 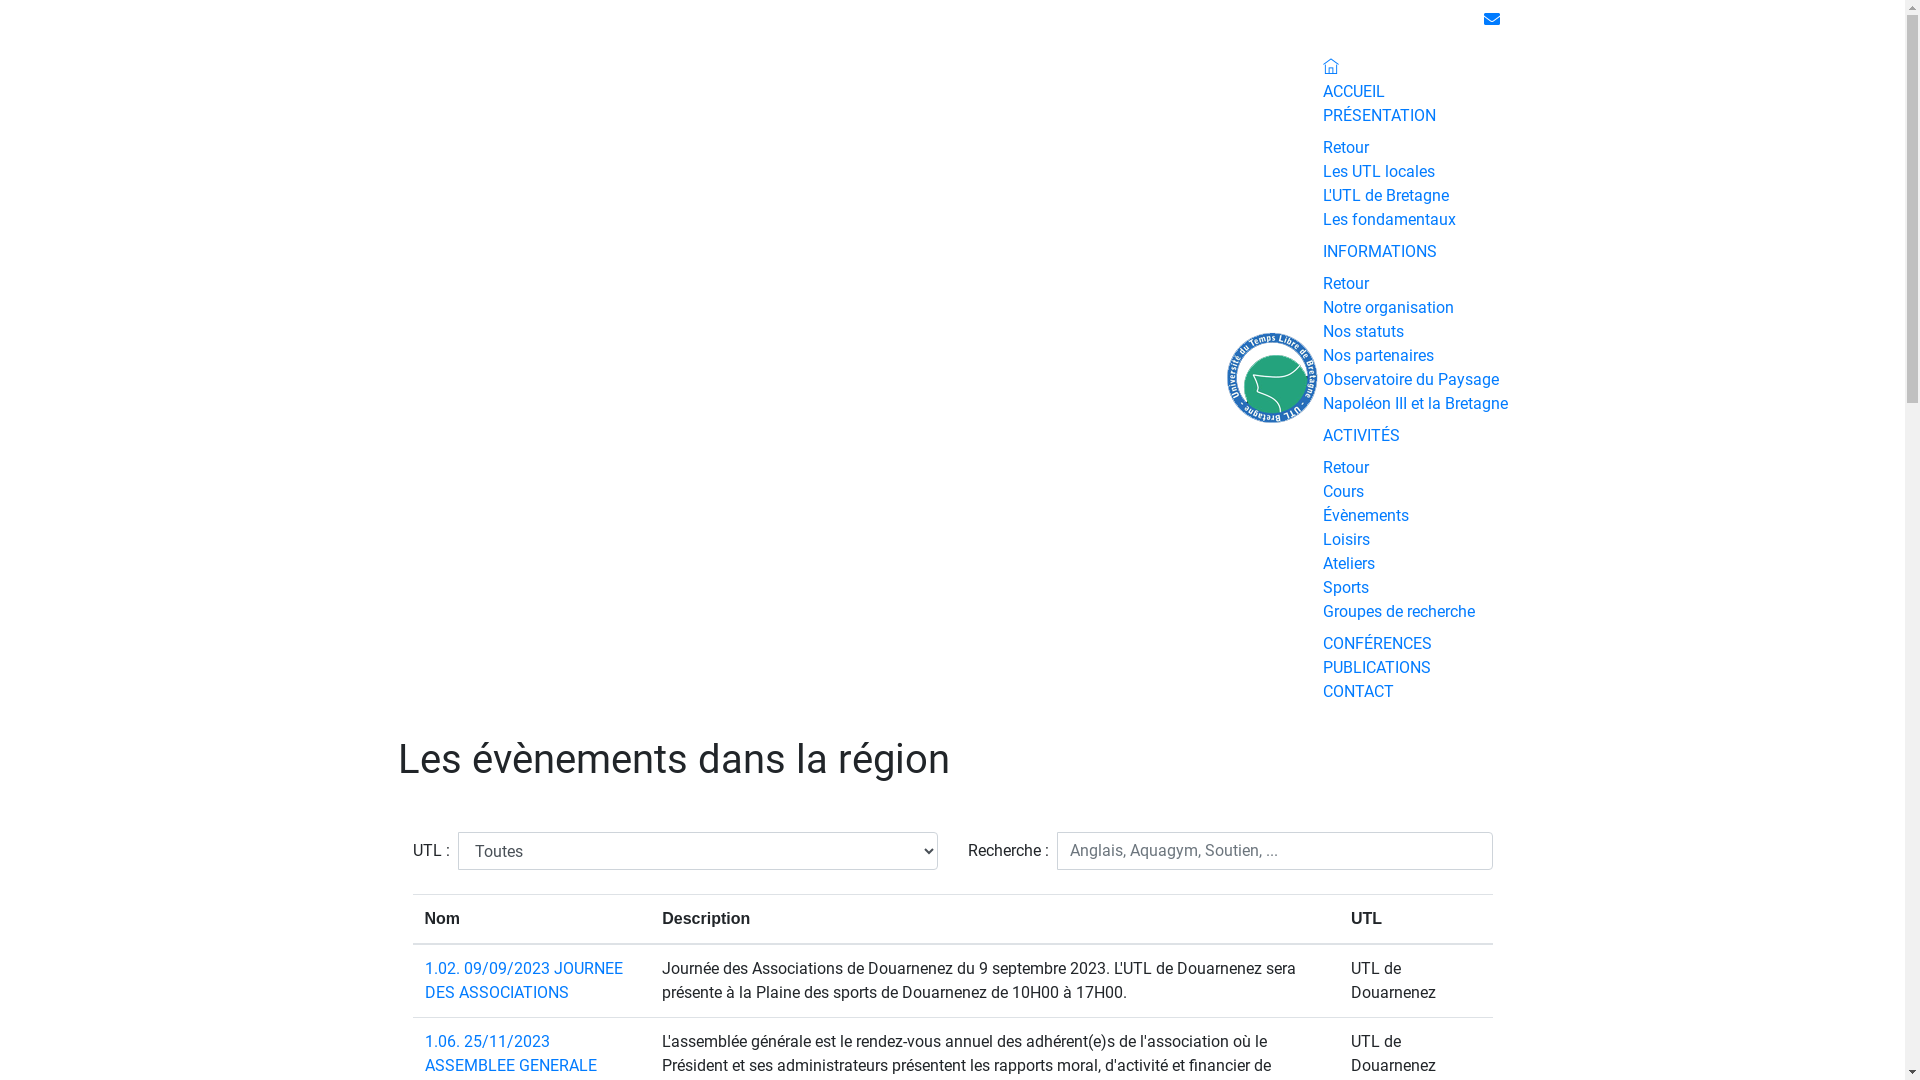 I want to click on 'CONTACT', so click(x=1357, y=690).